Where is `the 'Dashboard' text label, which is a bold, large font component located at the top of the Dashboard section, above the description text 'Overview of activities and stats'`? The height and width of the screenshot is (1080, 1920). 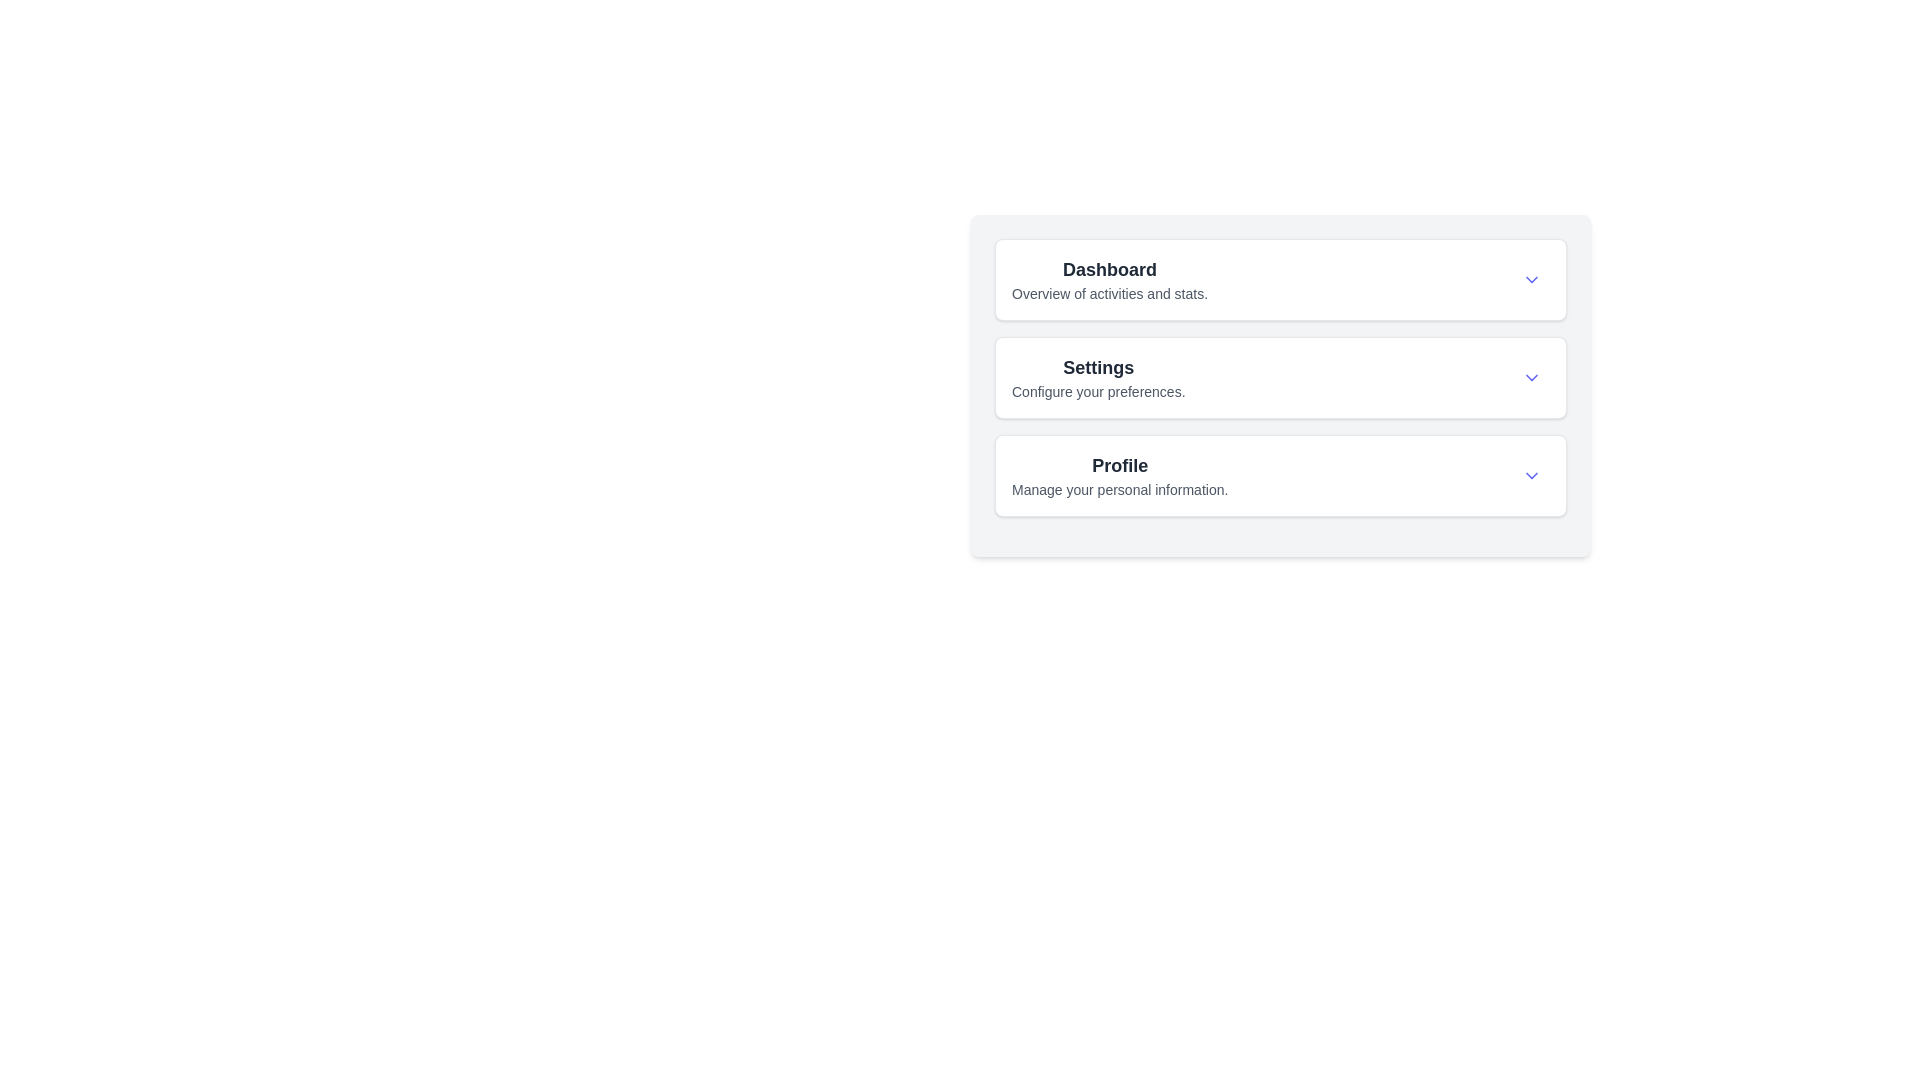 the 'Dashboard' text label, which is a bold, large font component located at the top of the Dashboard section, above the description text 'Overview of activities and stats' is located at coordinates (1108, 270).